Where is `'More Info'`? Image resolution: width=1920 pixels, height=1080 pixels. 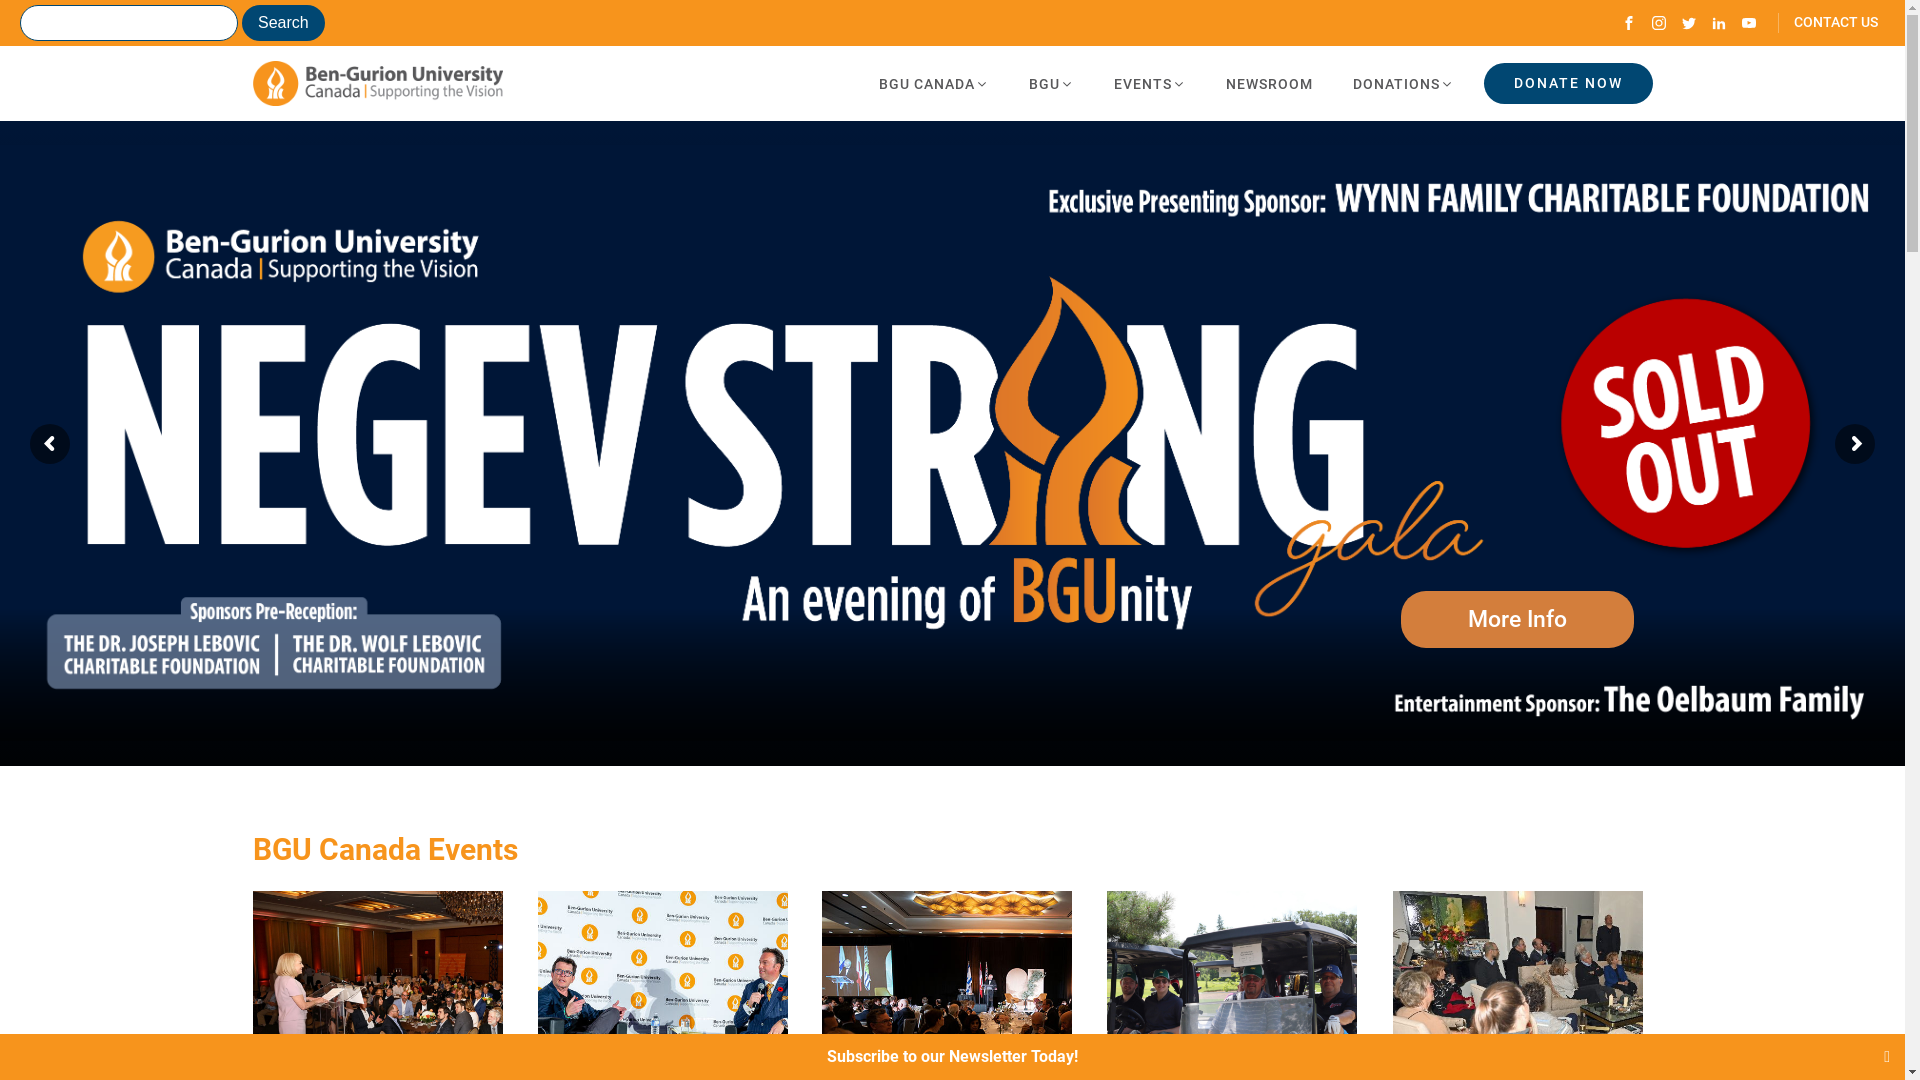
'More Info' is located at coordinates (1517, 618).